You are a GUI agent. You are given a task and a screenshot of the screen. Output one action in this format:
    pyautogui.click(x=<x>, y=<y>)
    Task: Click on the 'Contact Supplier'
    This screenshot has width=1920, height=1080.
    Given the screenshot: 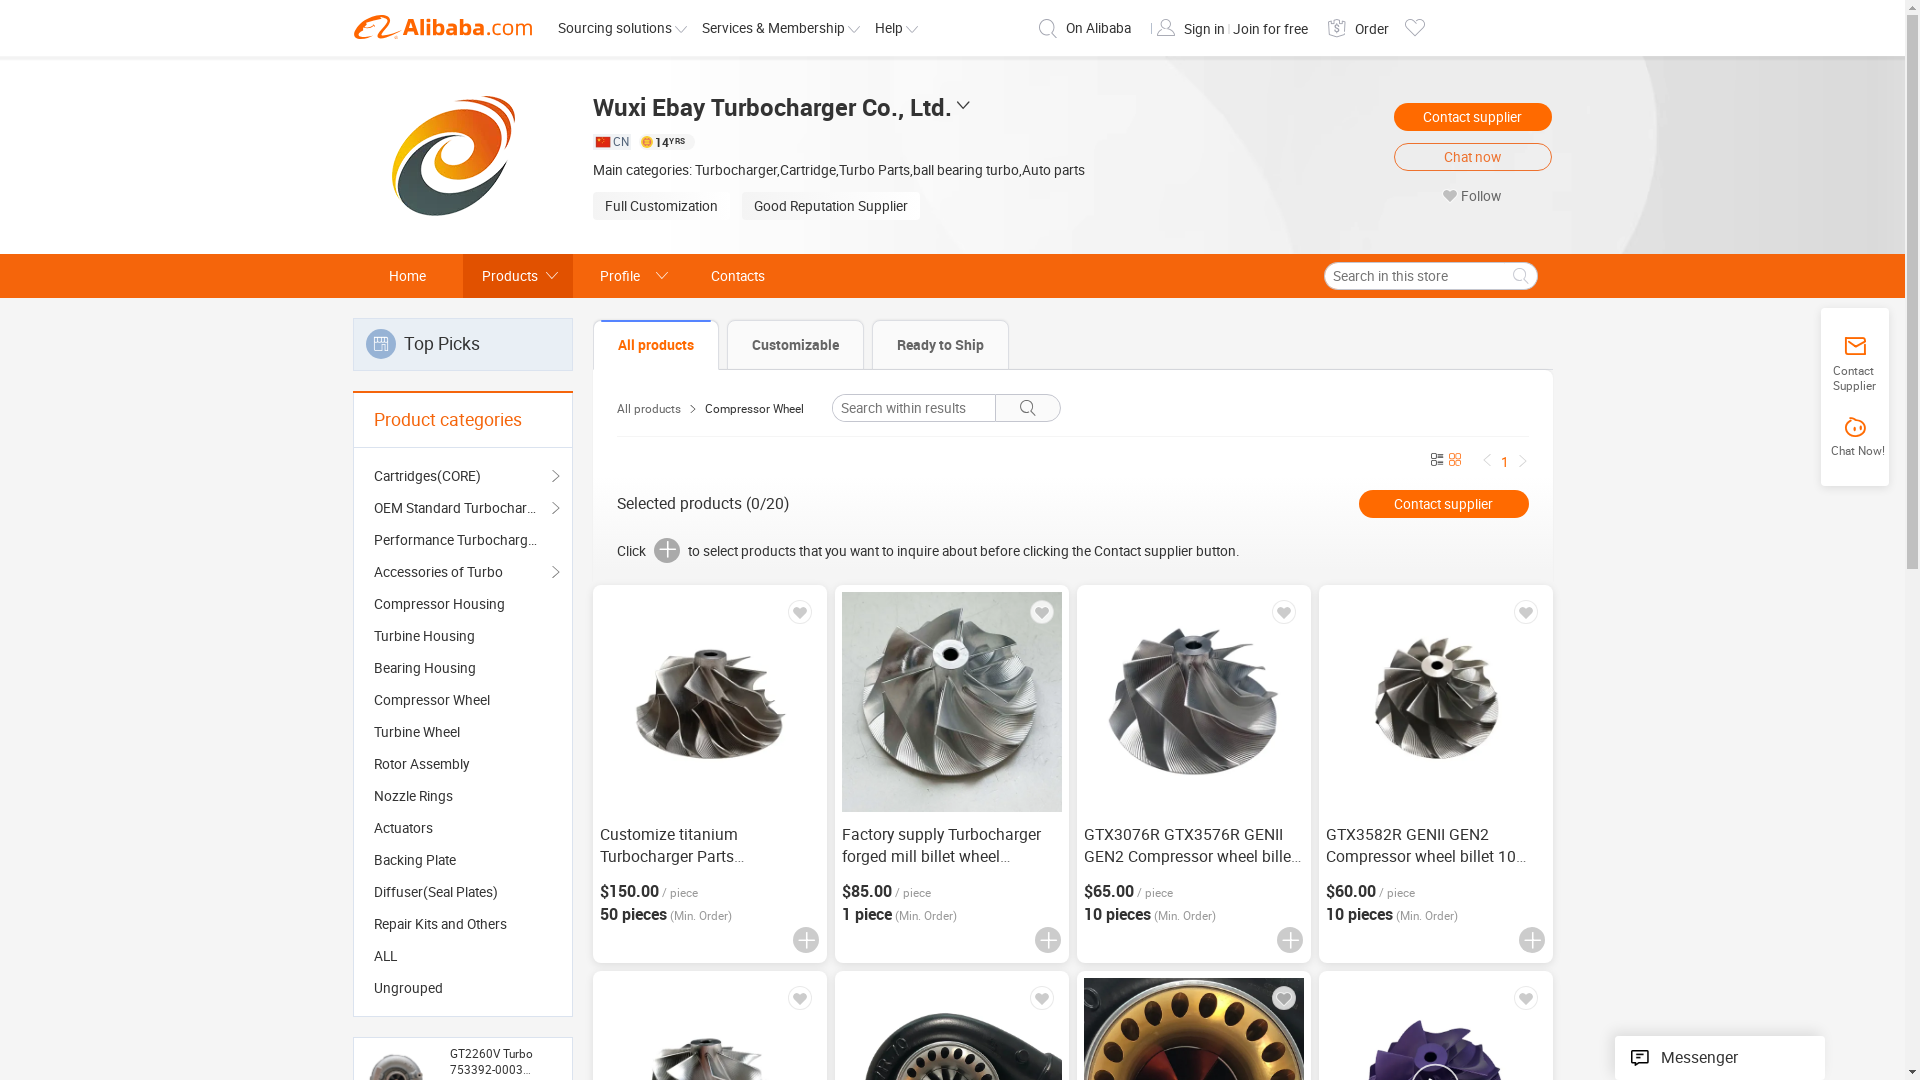 What is the action you would take?
    pyautogui.click(x=1853, y=364)
    